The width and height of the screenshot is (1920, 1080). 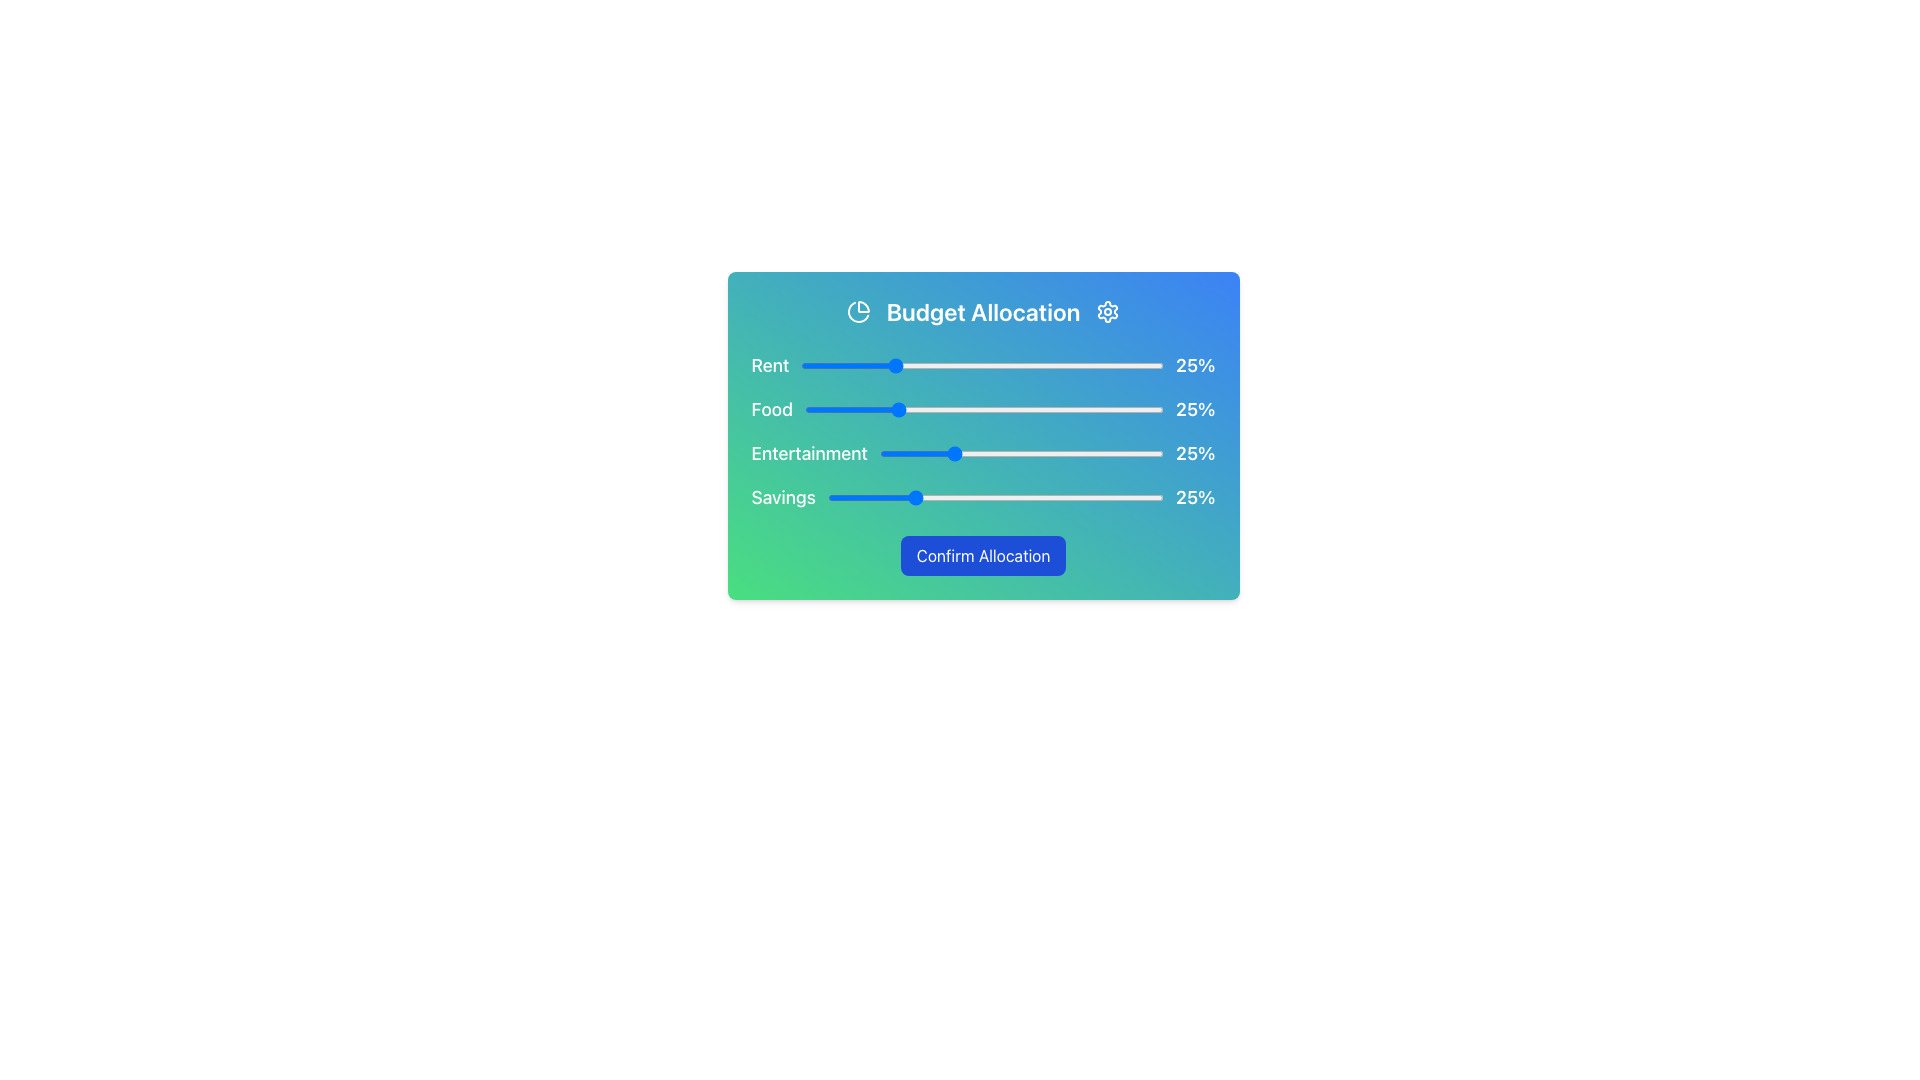 What do you see at coordinates (1115, 496) in the screenshot?
I see `the savings allocation` at bounding box center [1115, 496].